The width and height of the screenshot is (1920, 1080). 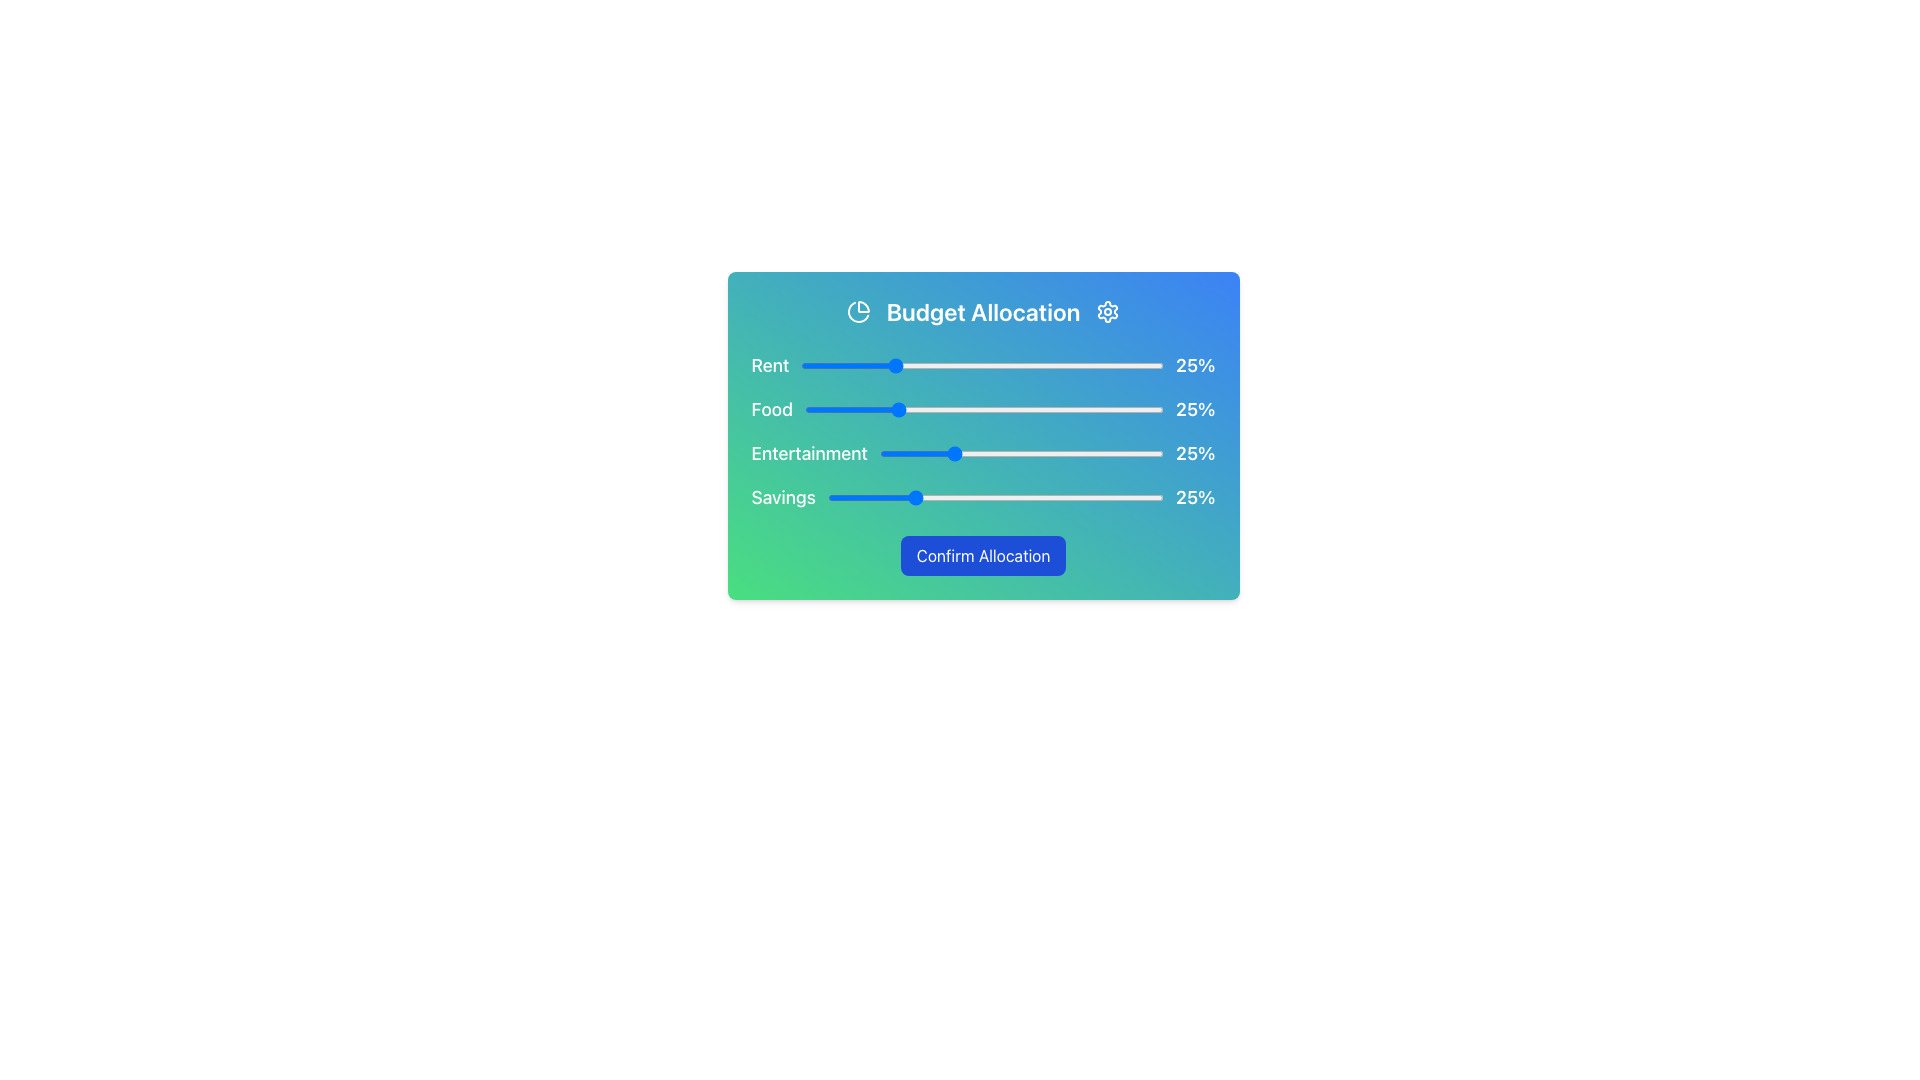 What do you see at coordinates (1115, 496) in the screenshot?
I see `the savings allocation` at bounding box center [1115, 496].